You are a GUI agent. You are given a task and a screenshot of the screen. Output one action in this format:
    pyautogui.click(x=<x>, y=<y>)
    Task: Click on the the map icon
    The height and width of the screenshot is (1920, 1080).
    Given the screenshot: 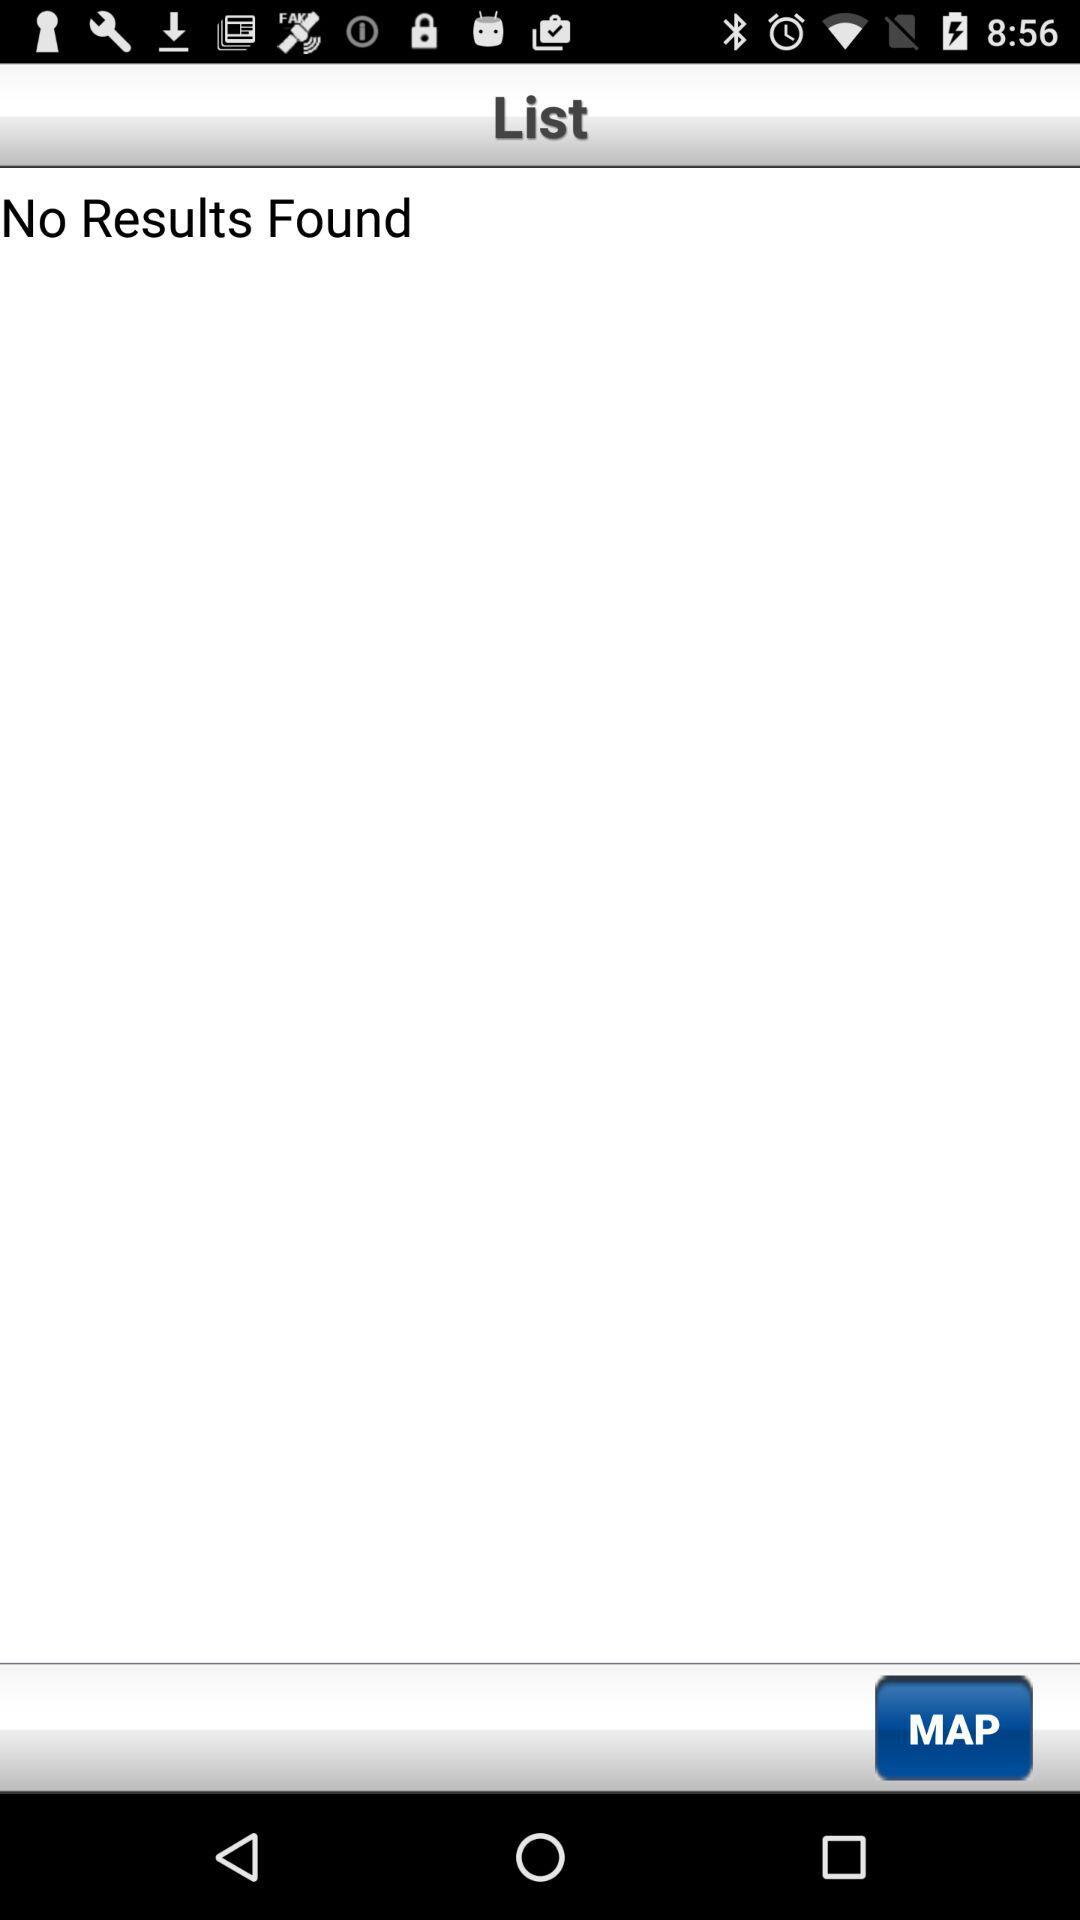 What is the action you would take?
    pyautogui.click(x=952, y=1727)
    